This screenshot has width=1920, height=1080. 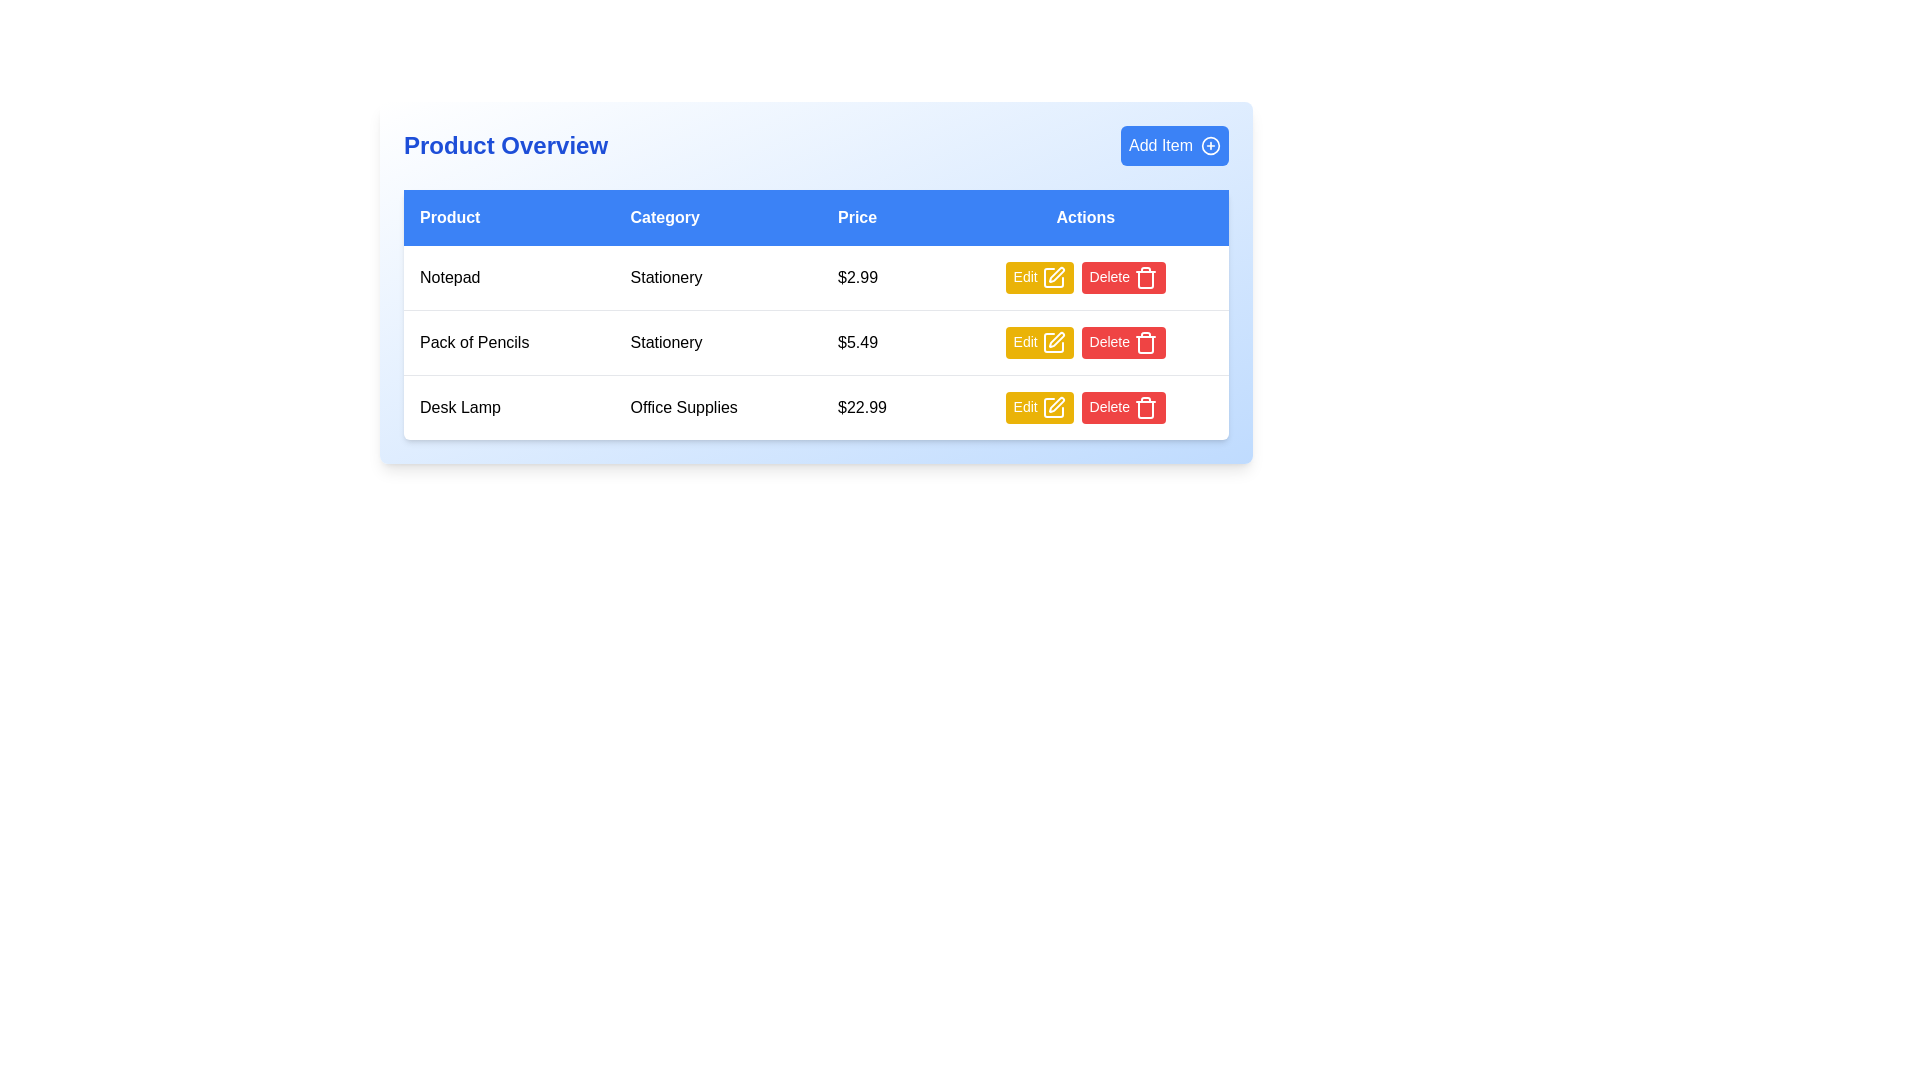 I want to click on the 'Office Supplies' text label in the 'Category' column of the product table, which is part of the third row for the 'Desk Lamp', so click(x=718, y=406).